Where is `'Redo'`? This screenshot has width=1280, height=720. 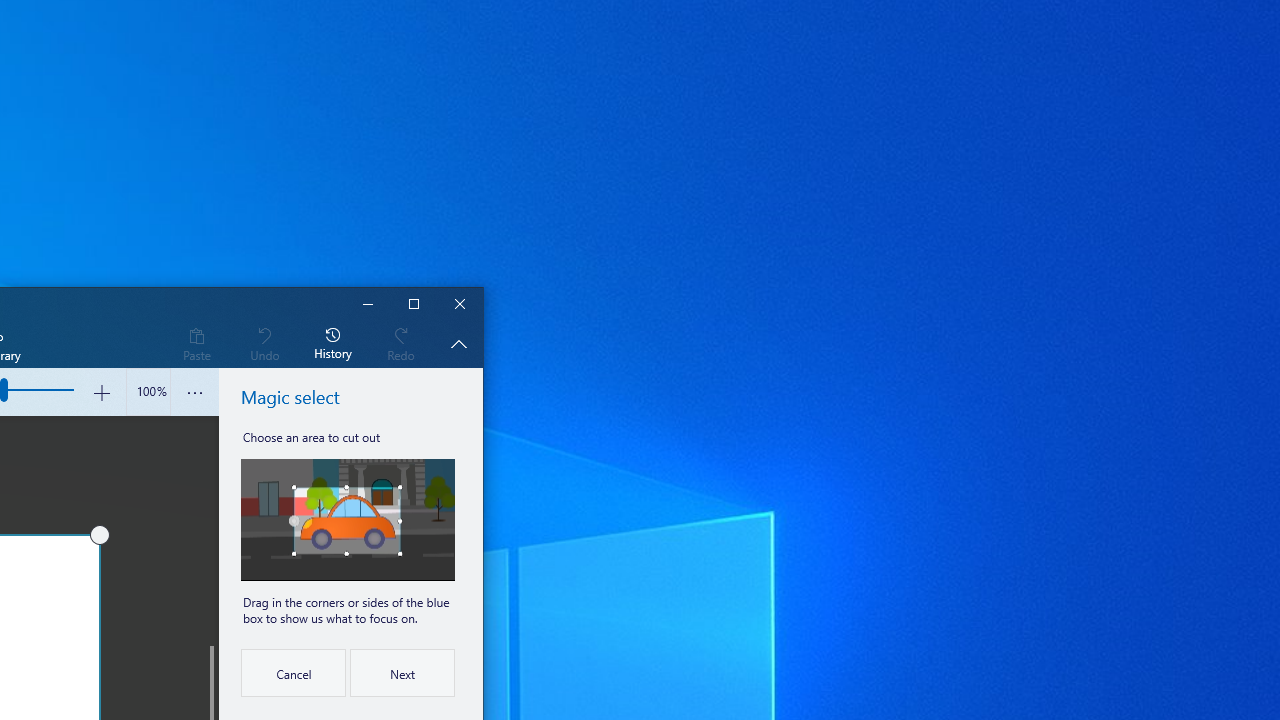
'Redo' is located at coordinates (400, 342).